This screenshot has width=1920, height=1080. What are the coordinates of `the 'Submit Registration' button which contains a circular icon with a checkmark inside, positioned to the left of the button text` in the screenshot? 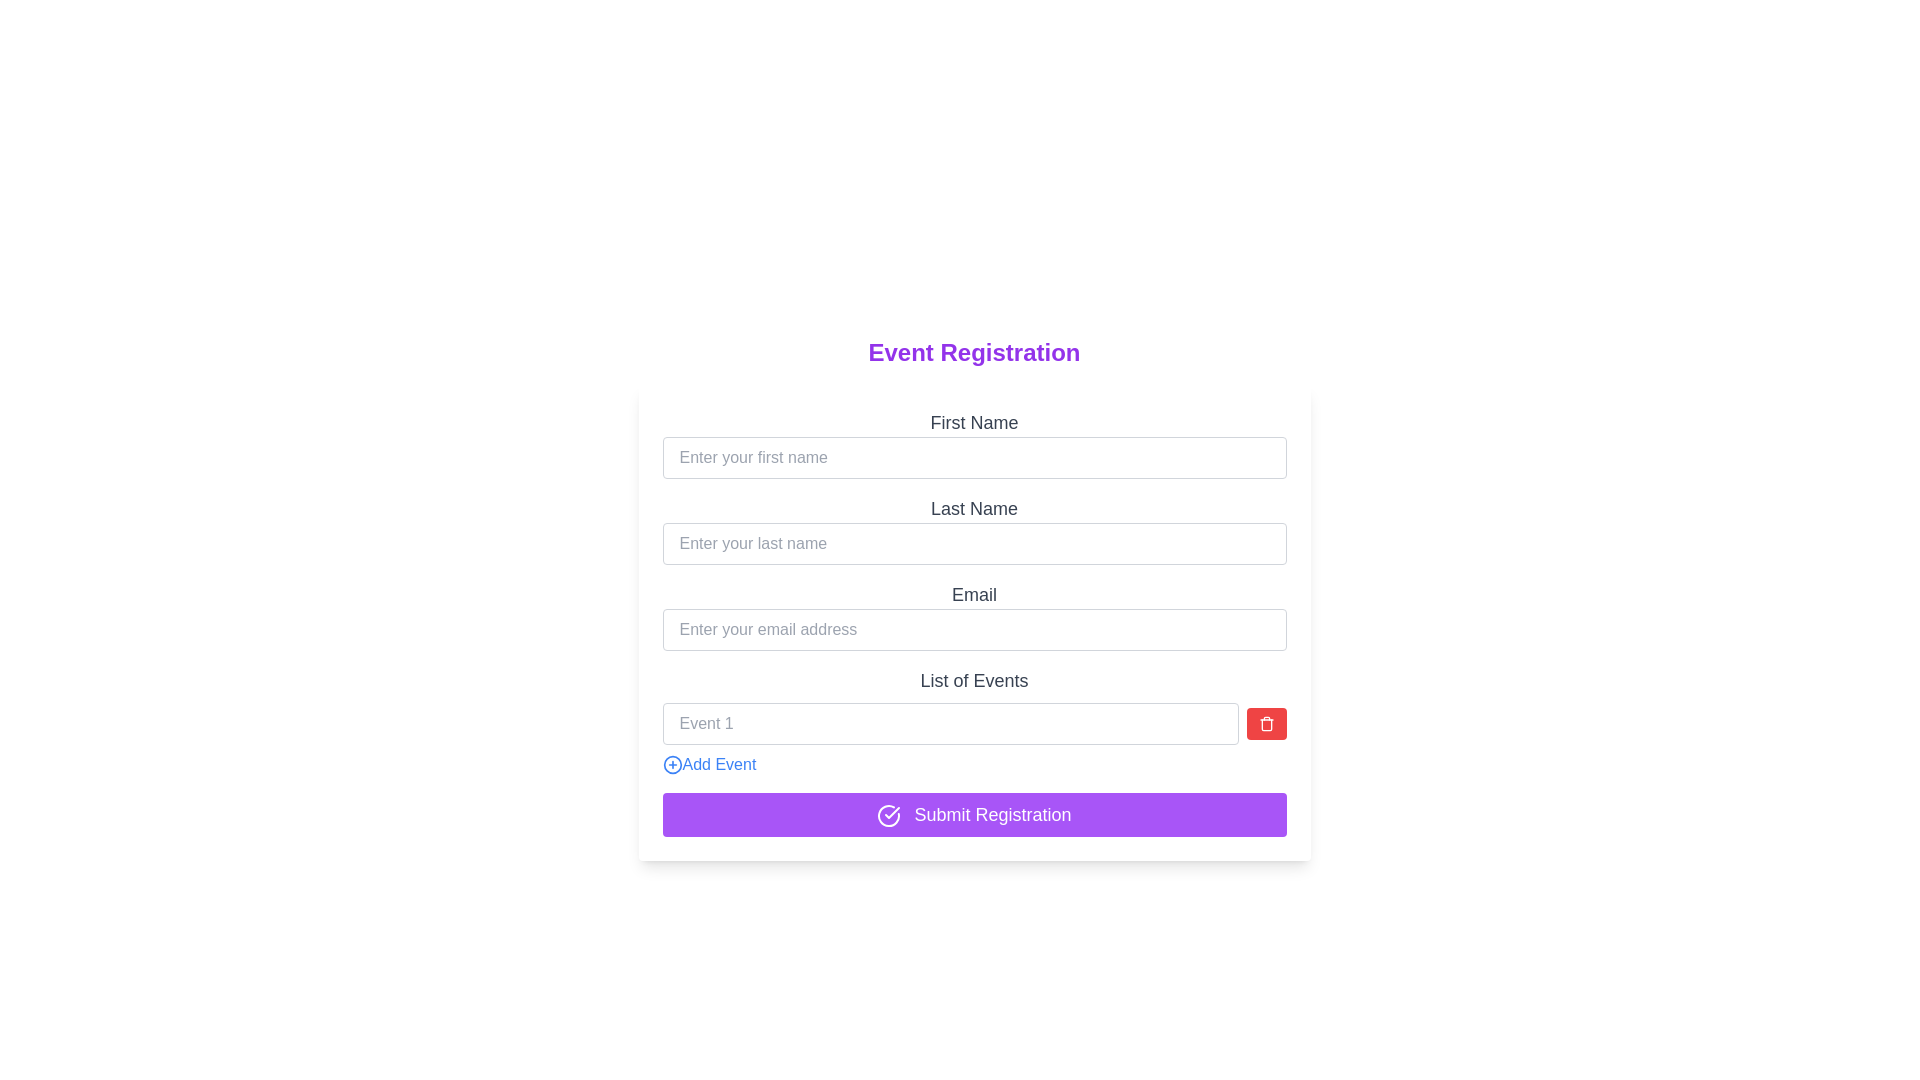 It's located at (888, 816).